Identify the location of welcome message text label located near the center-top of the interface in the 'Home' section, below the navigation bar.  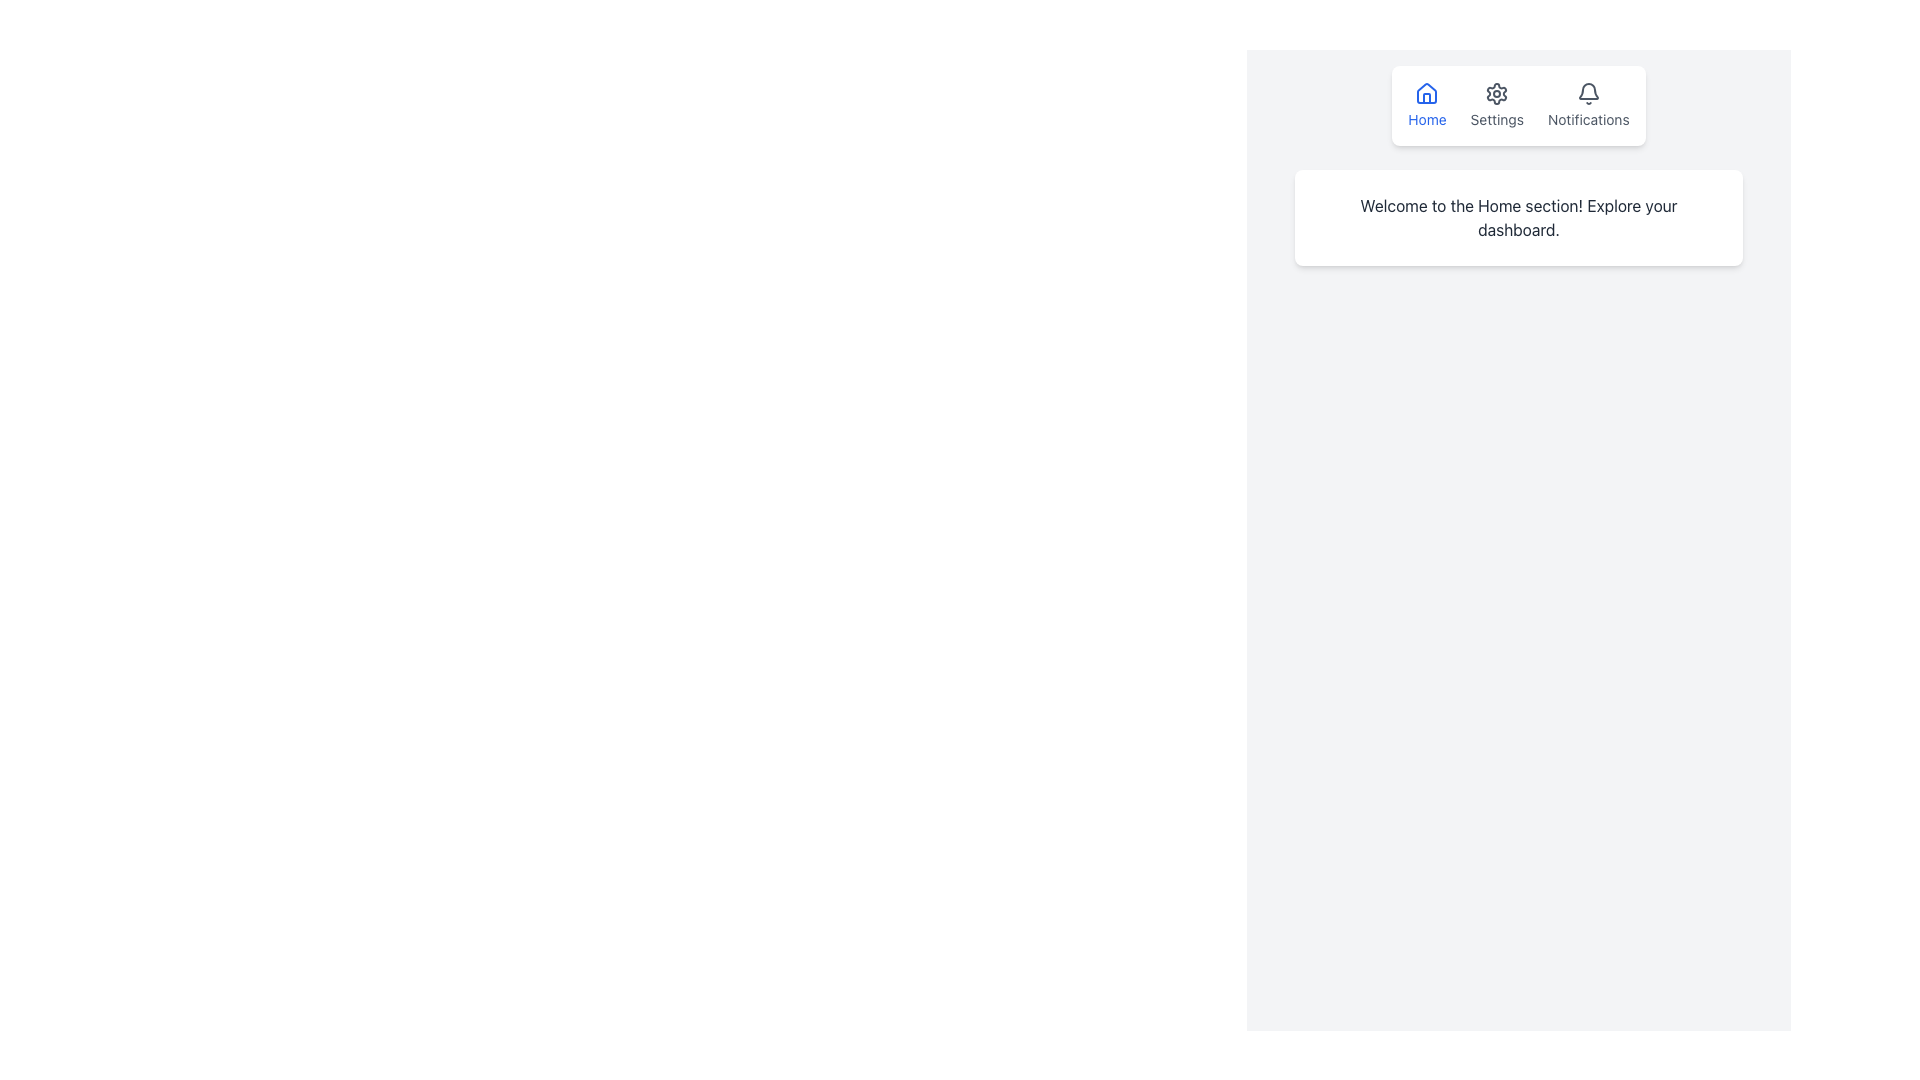
(1518, 218).